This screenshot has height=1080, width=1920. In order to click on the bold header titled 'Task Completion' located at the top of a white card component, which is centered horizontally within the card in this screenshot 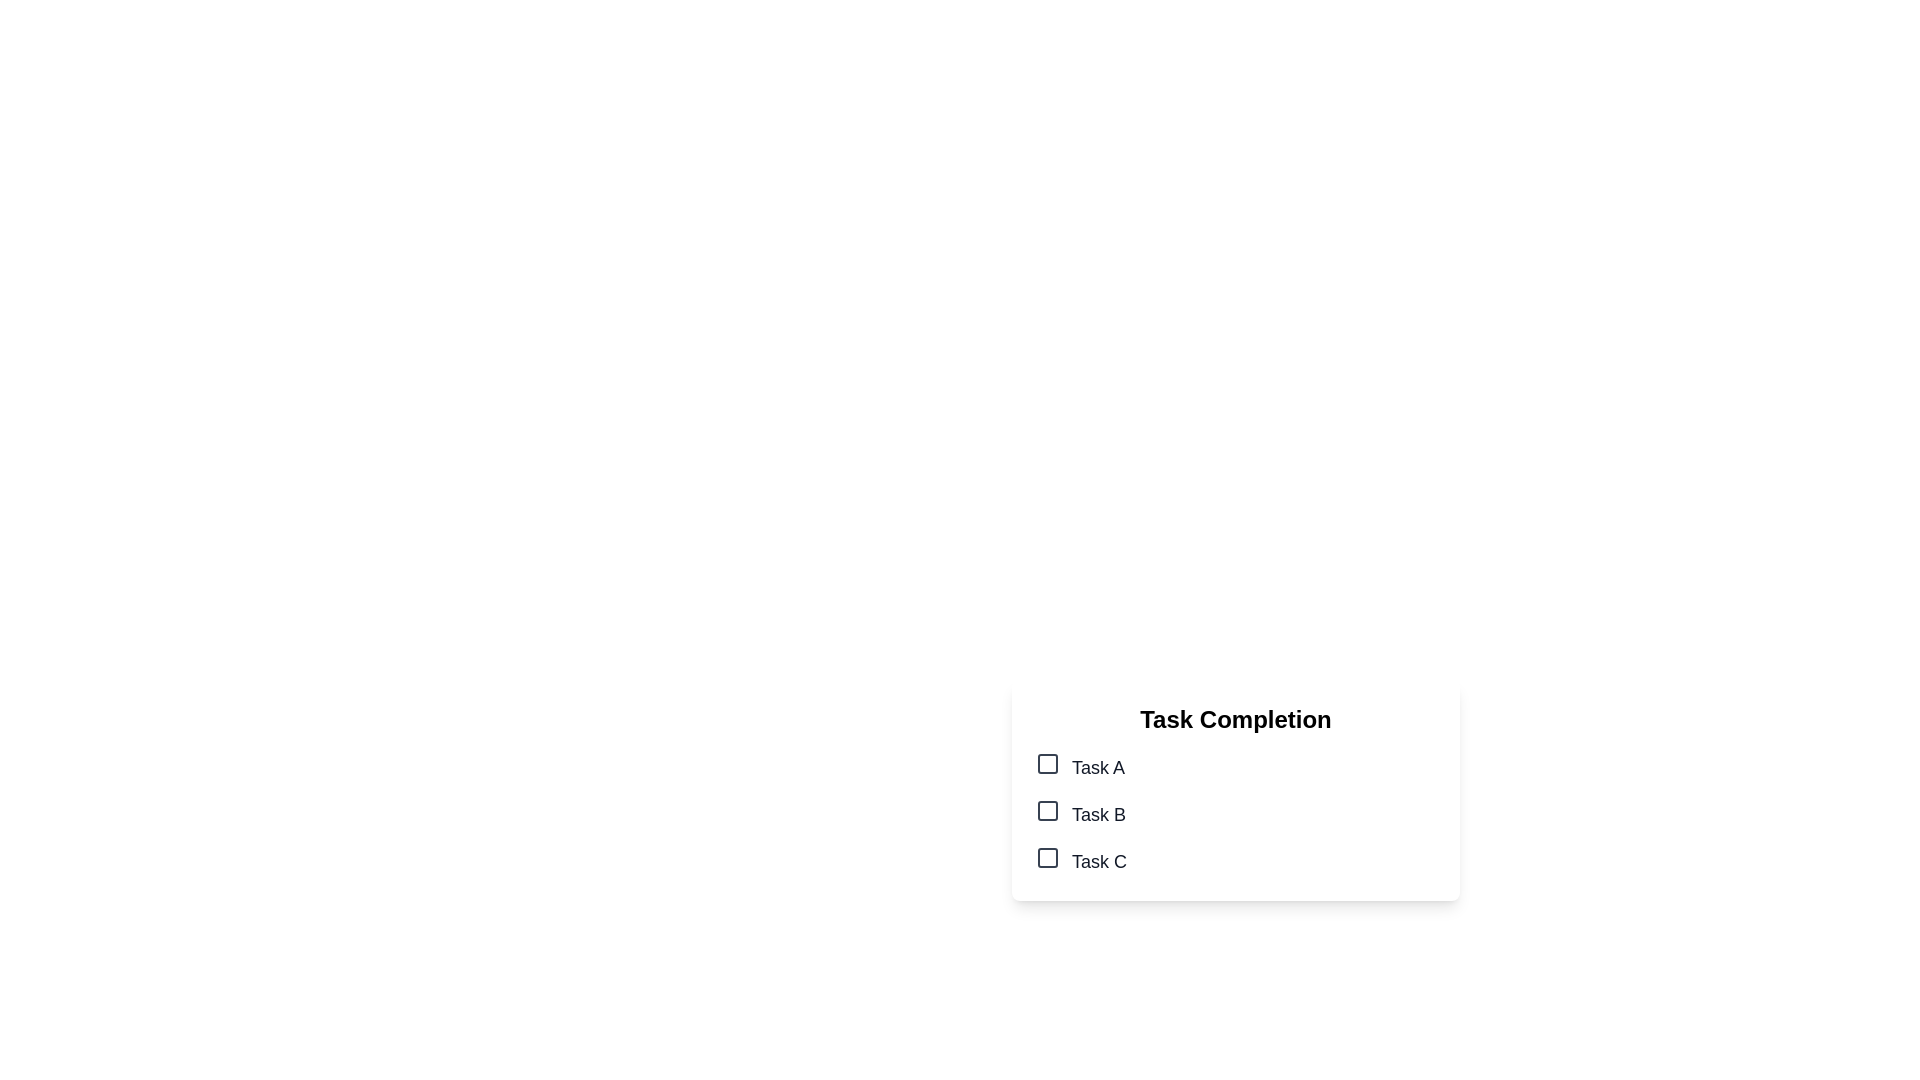, I will do `click(1235, 720)`.